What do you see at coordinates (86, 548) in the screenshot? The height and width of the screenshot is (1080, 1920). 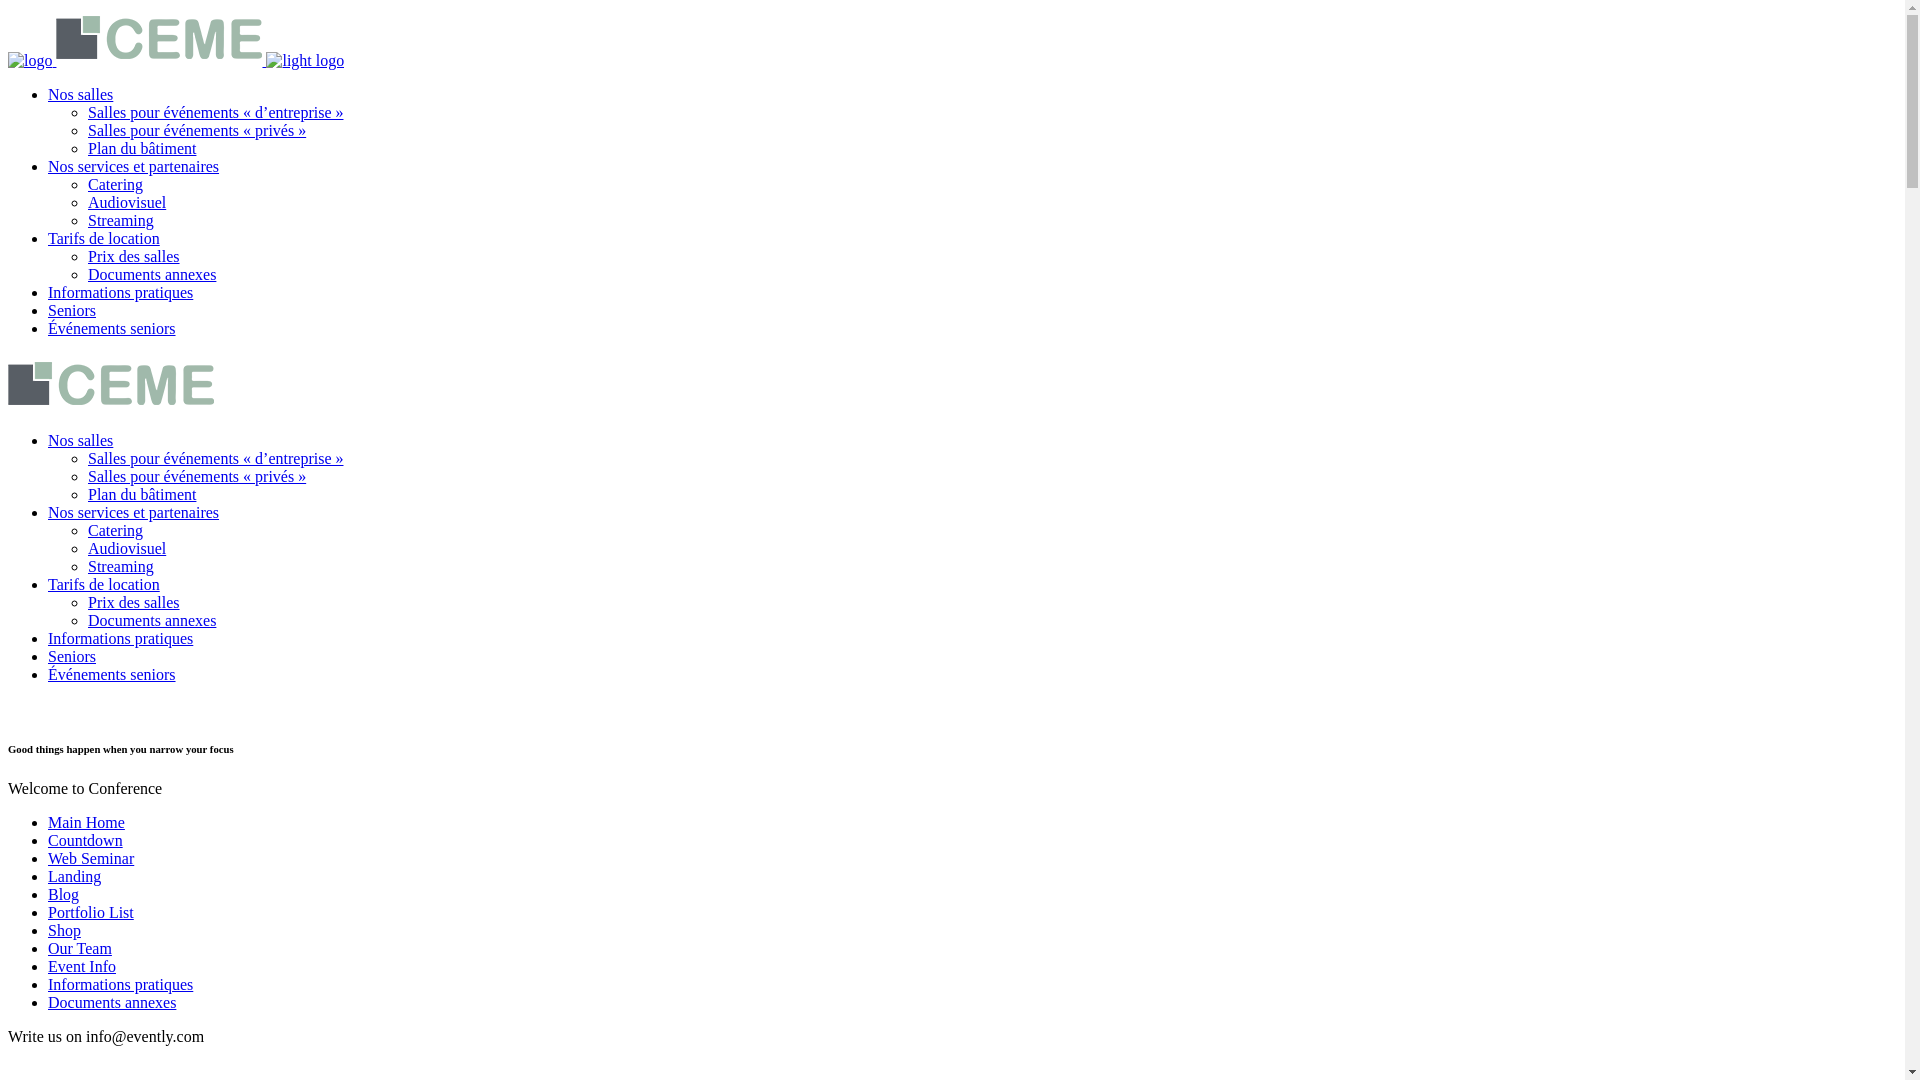 I see `'Audiovisuel'` at bounding box center [86, 548].